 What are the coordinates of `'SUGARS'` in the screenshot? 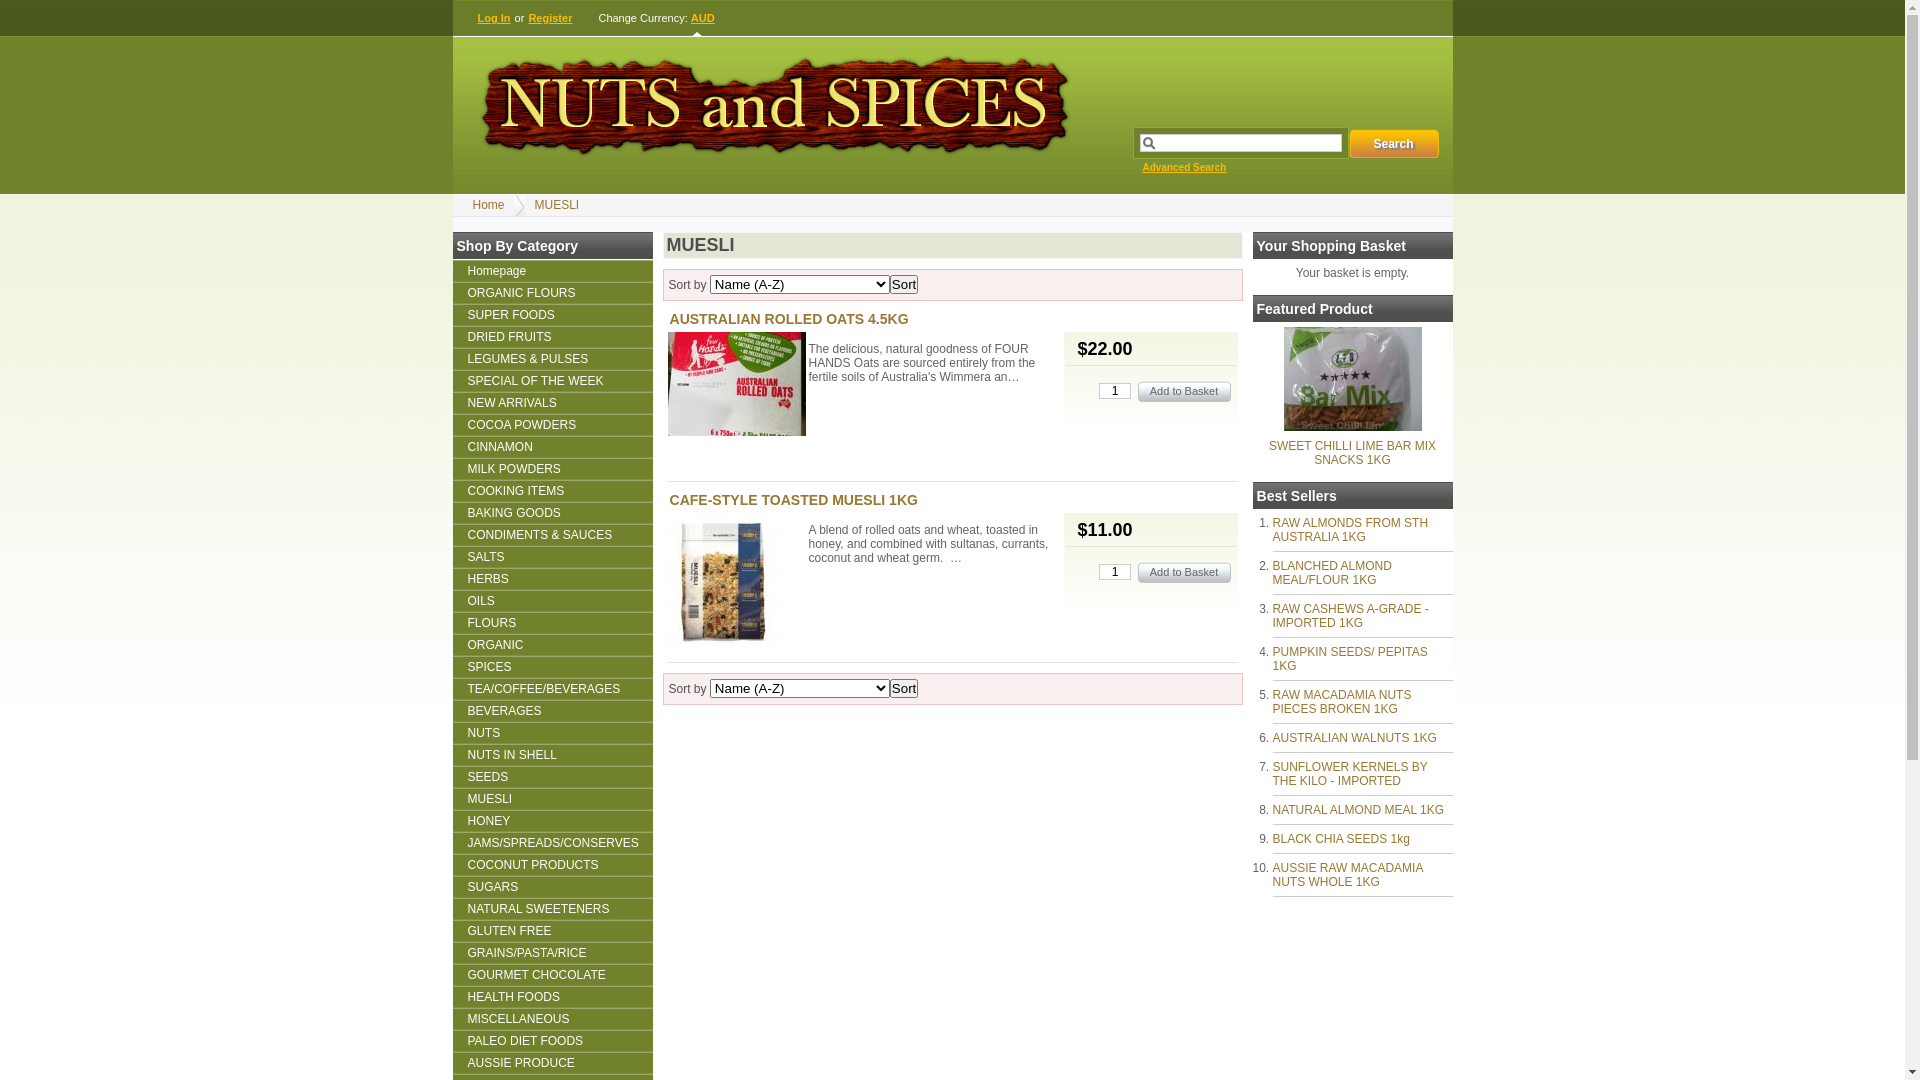 It's located at (552, 886).